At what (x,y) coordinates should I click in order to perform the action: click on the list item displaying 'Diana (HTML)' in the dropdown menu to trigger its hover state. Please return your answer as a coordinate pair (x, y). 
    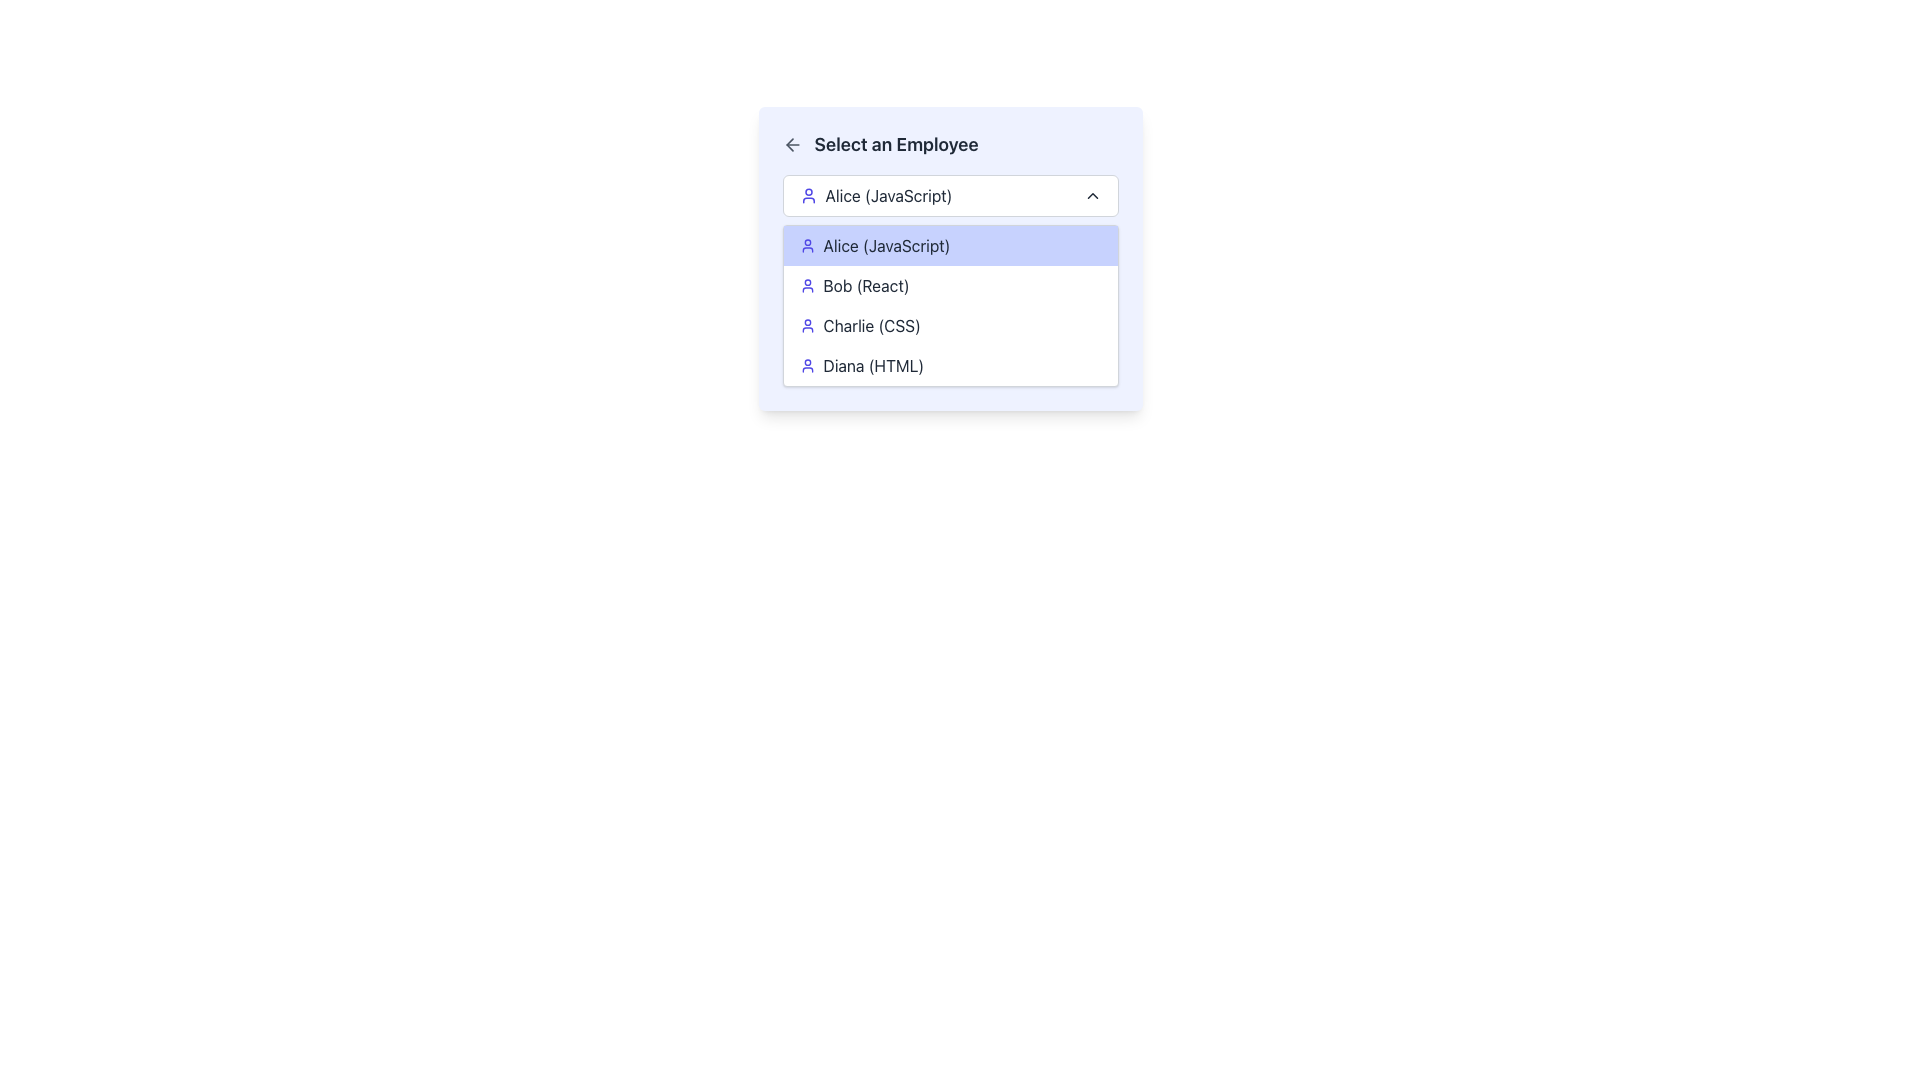
    Looking at the image, I should click on (949, 366).